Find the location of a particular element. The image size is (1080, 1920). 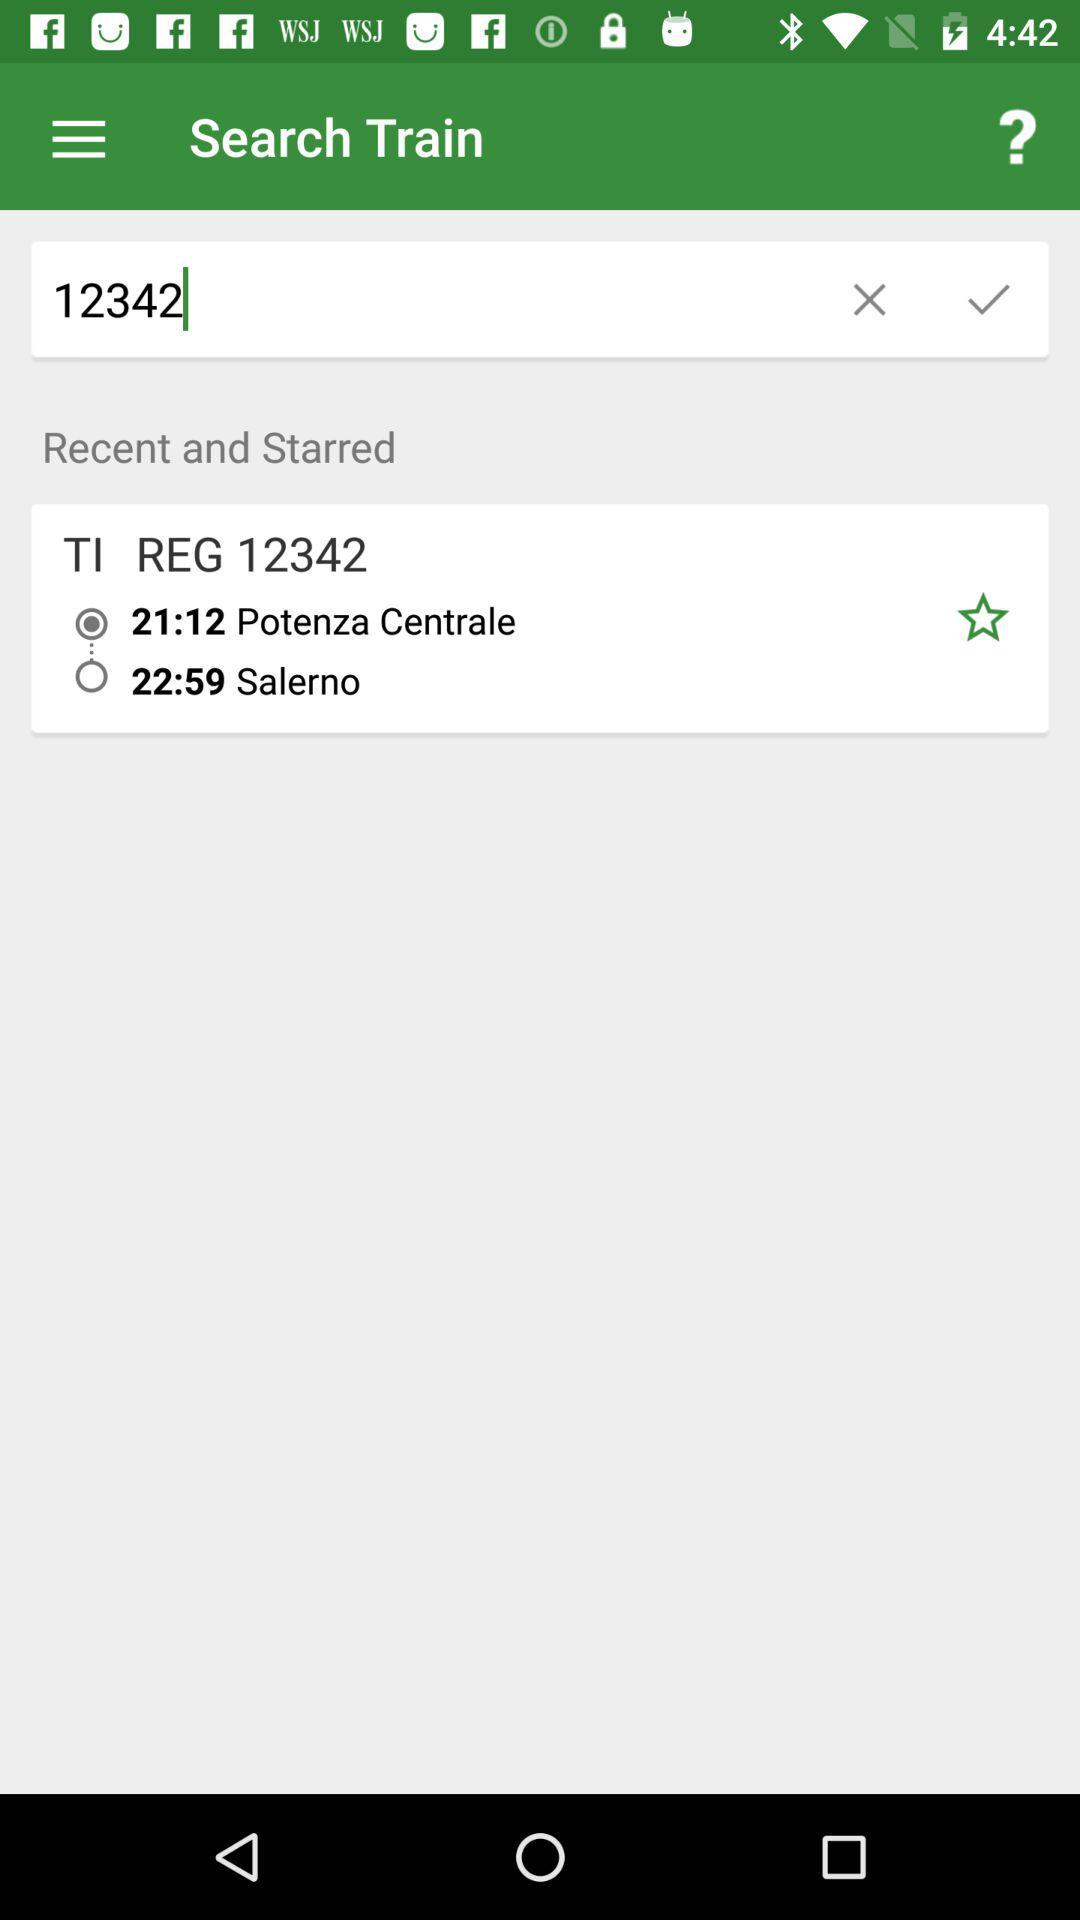

item to the left of the 21:12 item is located at coordinates (82, 553).